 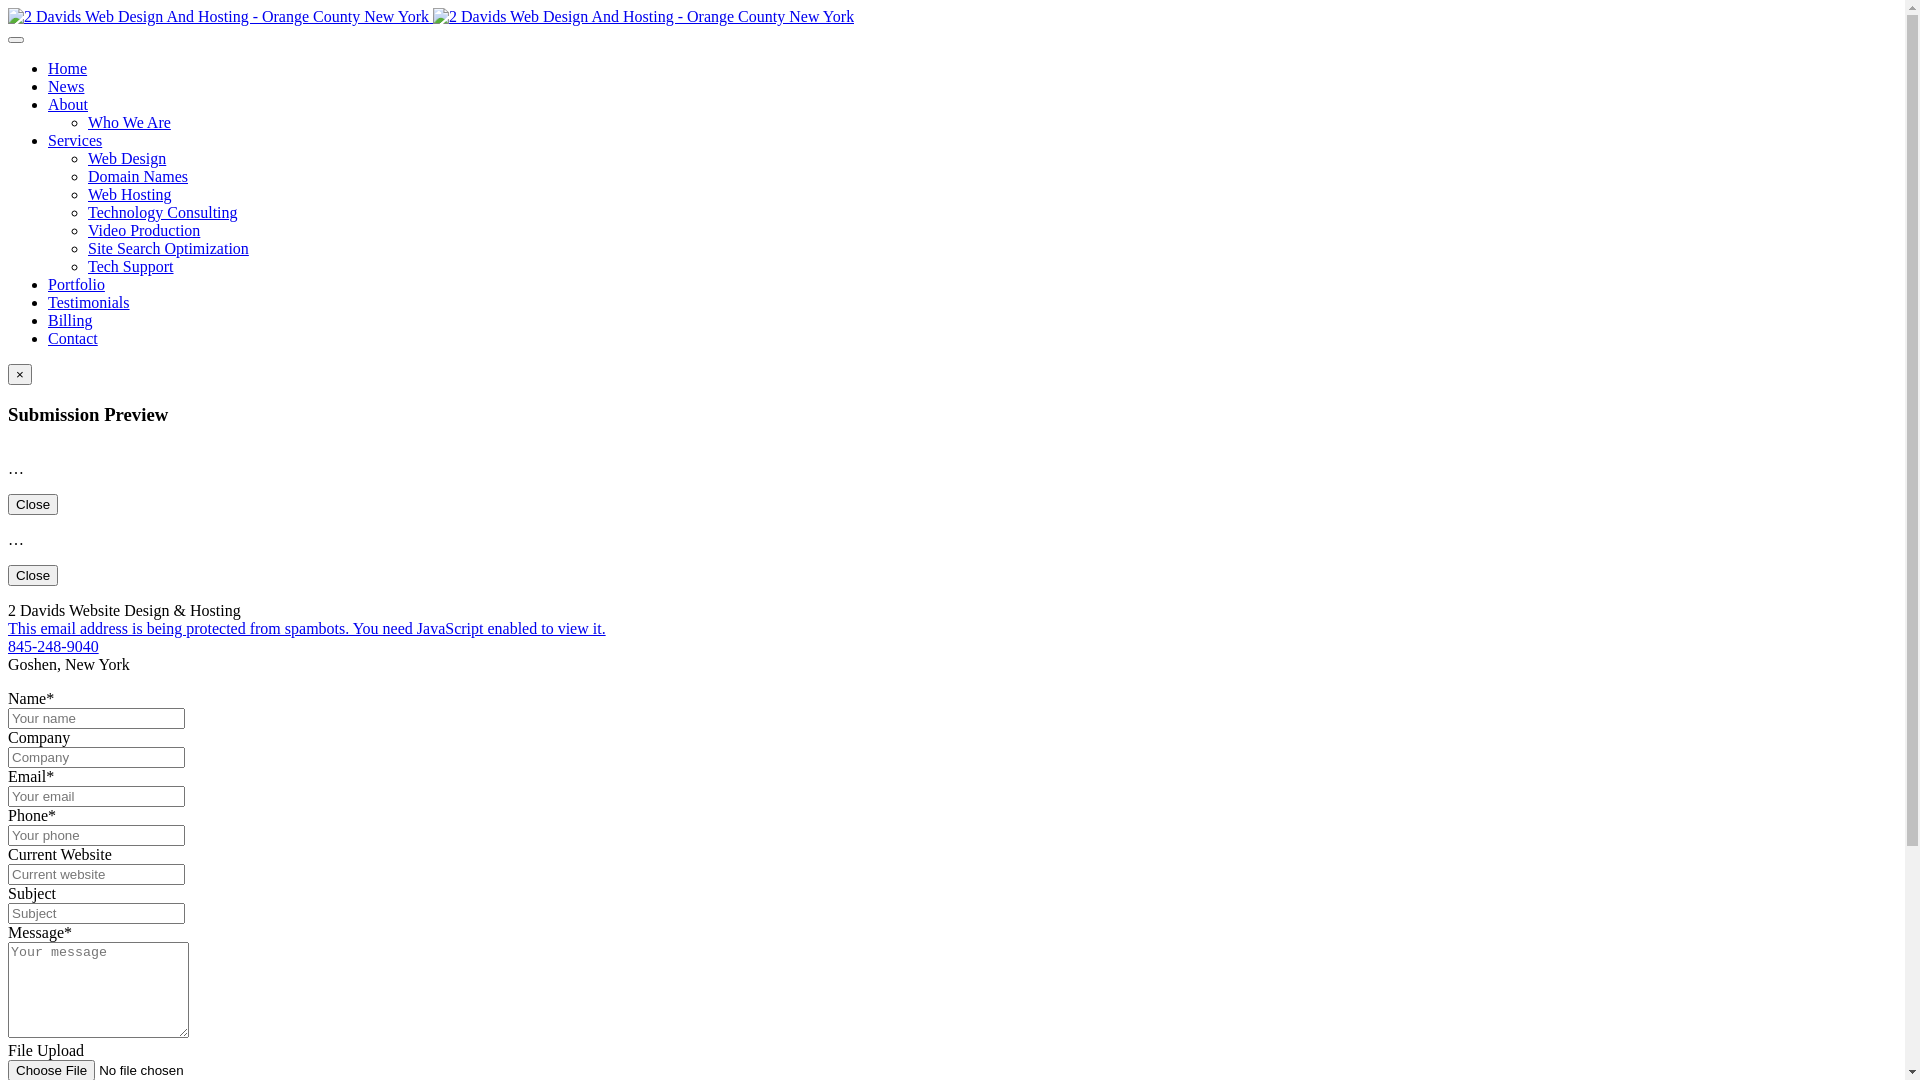 What do you see at coordinates (137, 175) in the screenshot?
I see `'Domain Names'` at bounding box center [137, 175].